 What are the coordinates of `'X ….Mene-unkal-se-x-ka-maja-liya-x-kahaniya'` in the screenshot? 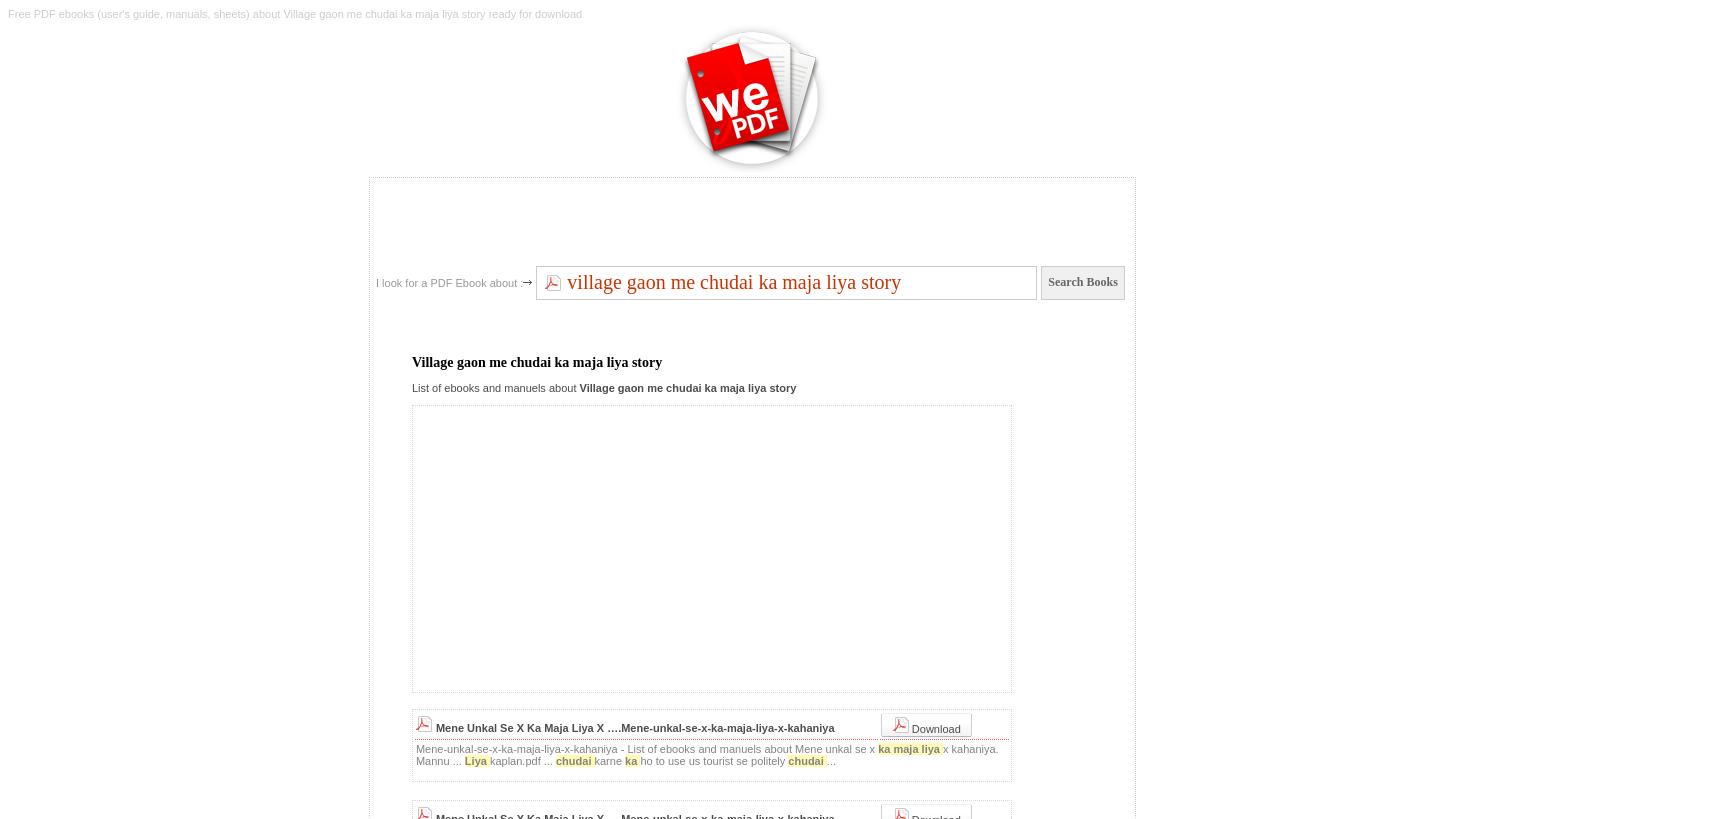 It's located at (715, 726).